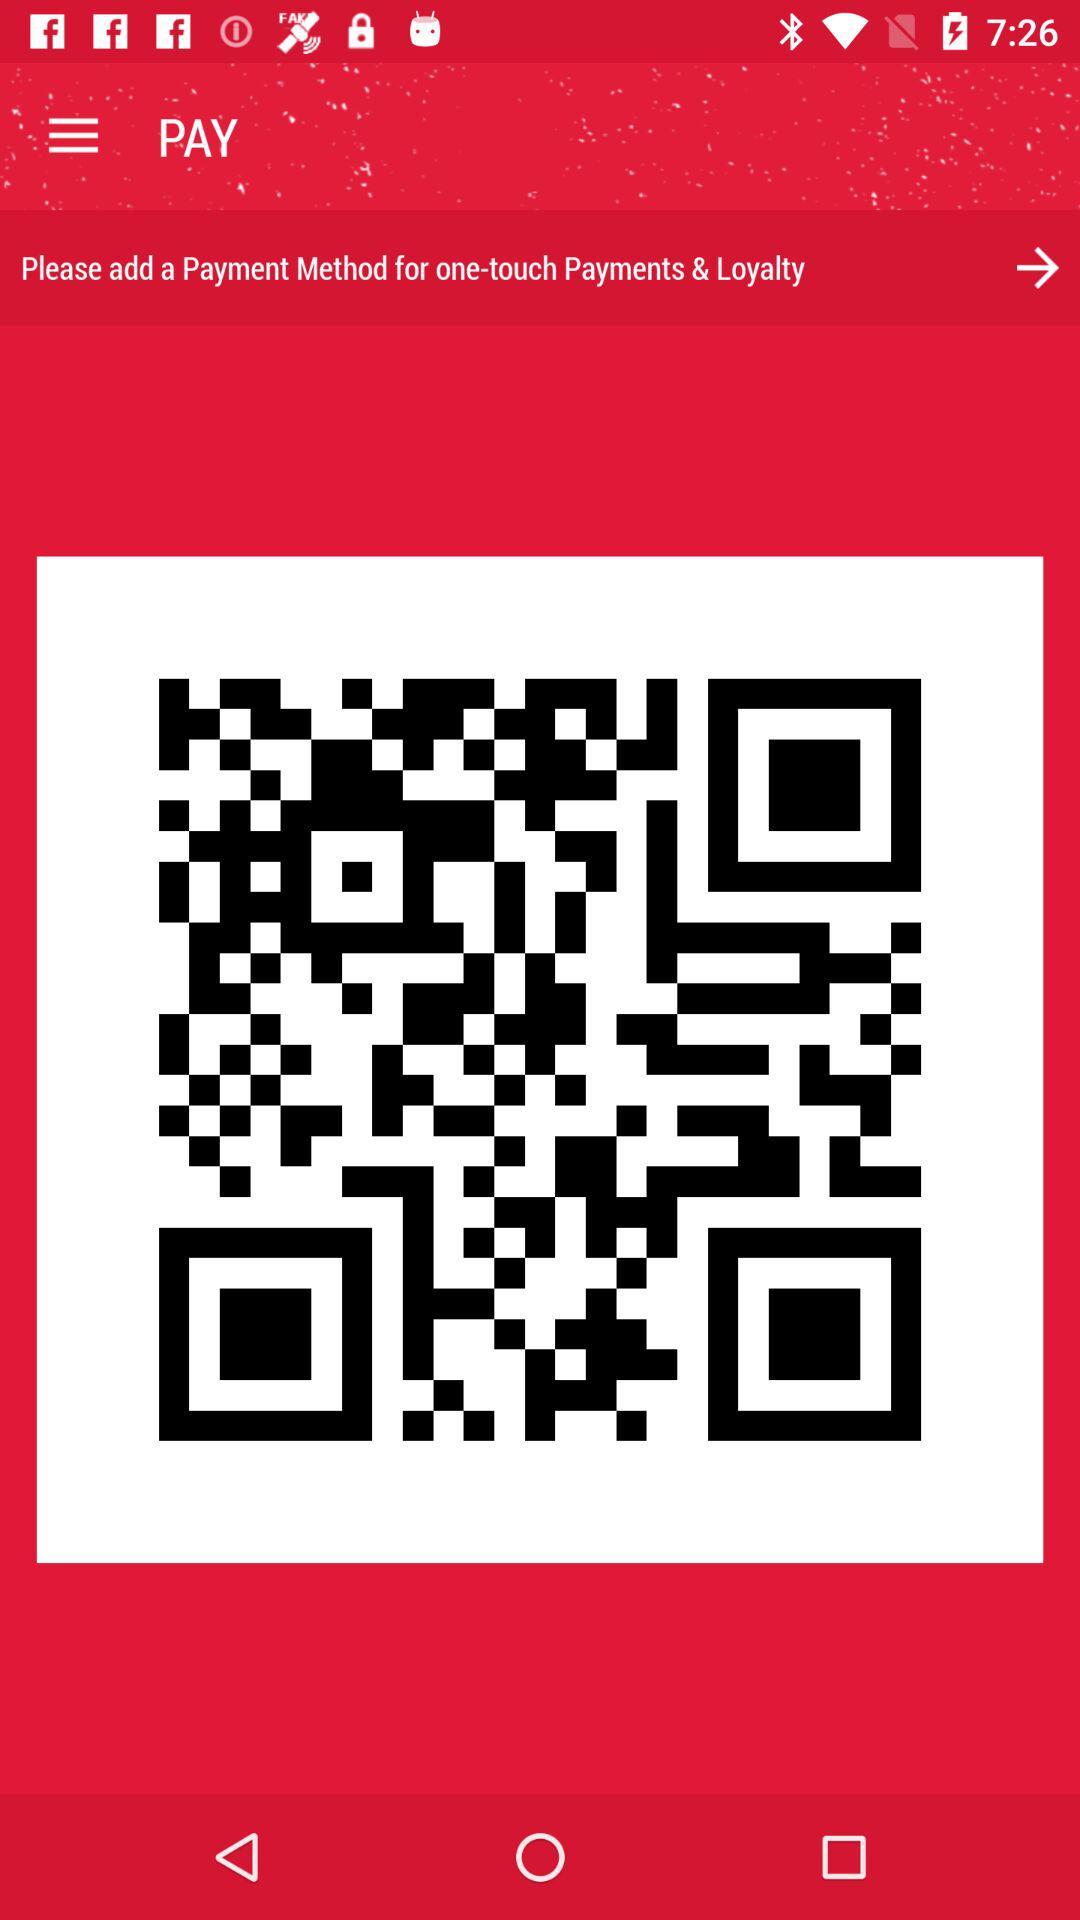 Image resolution: width=1080 pixels, height=1920 pixels. I want to click on the item above please add a, so click(72, 135).